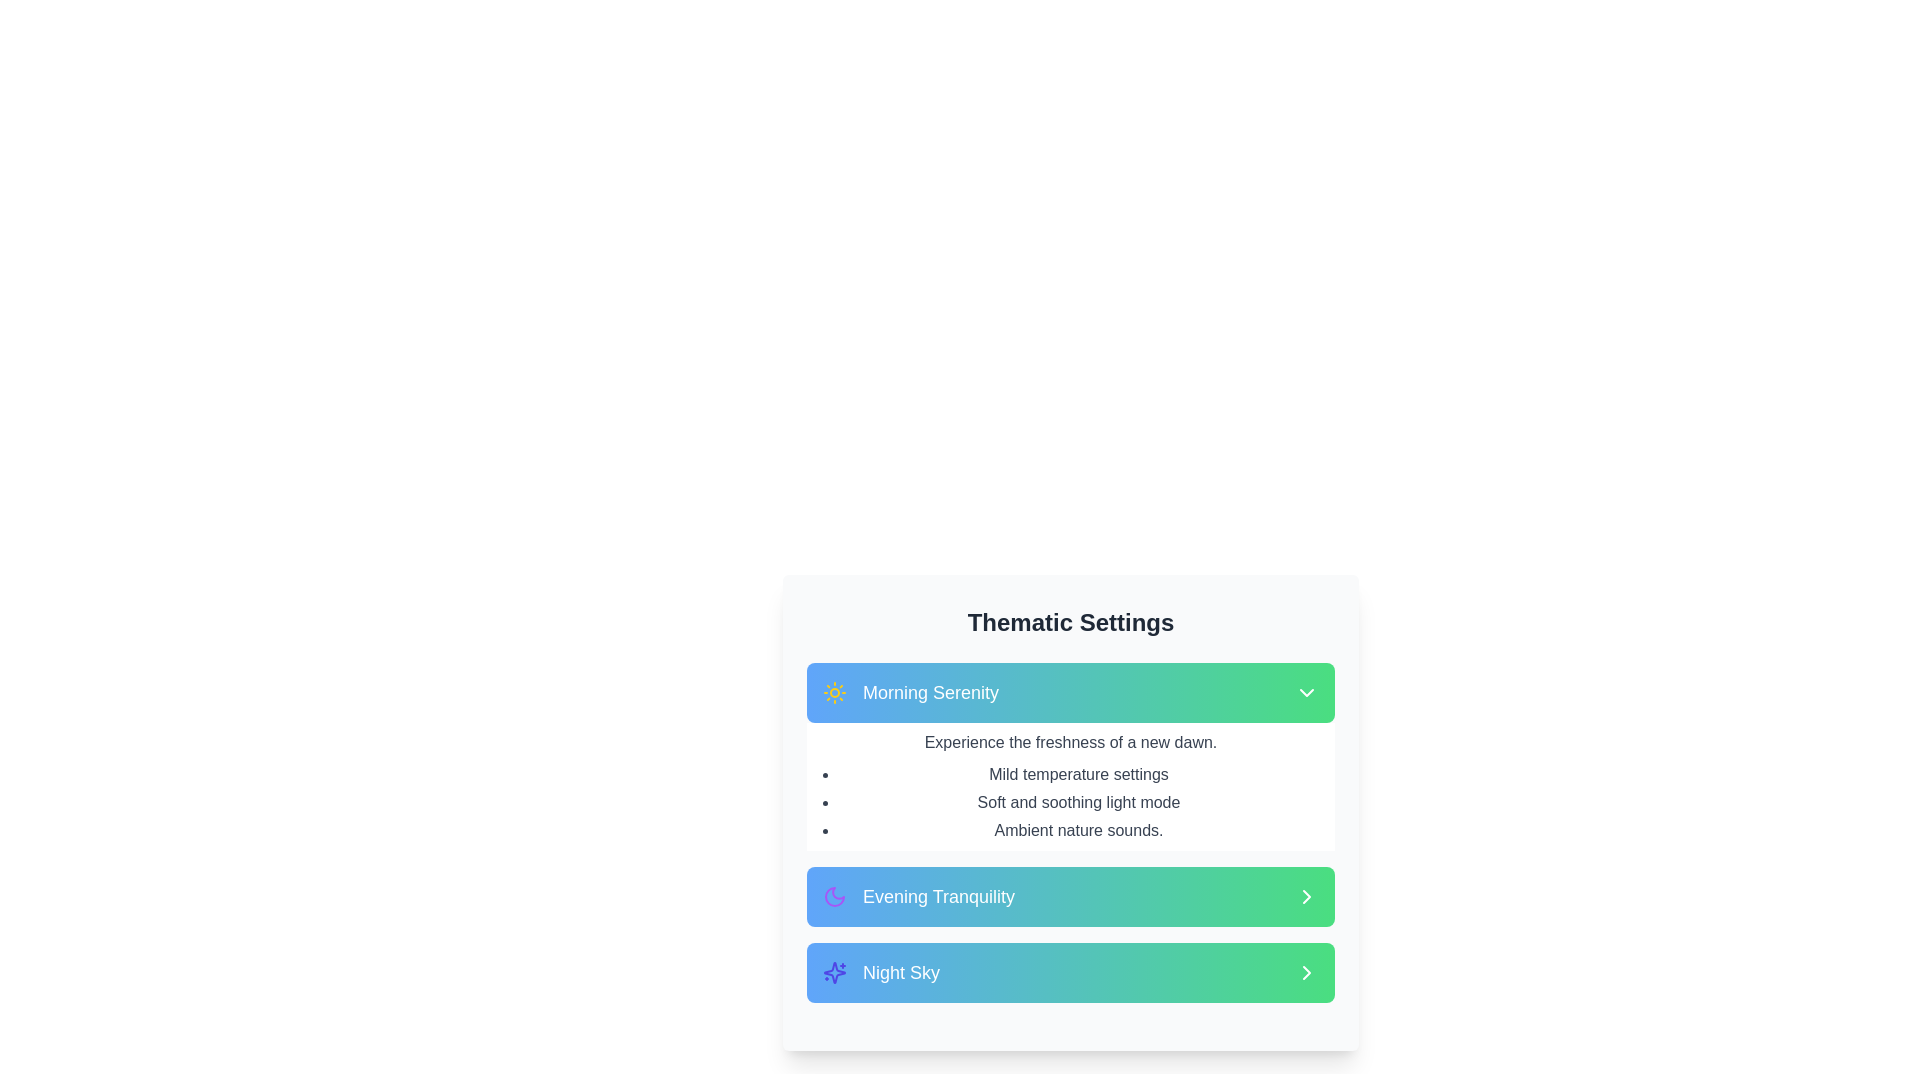 Image resolution: width=1920 pixels, height=1080 pixels. What do you see at coordinates (938, 896) in the screenshot?
I see `the text label 'Evening Tranquility' within the button, styled with a medium font weight and light color, located under 'Thematic Settings' title as the second option in the list` at bounding box center [938, 896].